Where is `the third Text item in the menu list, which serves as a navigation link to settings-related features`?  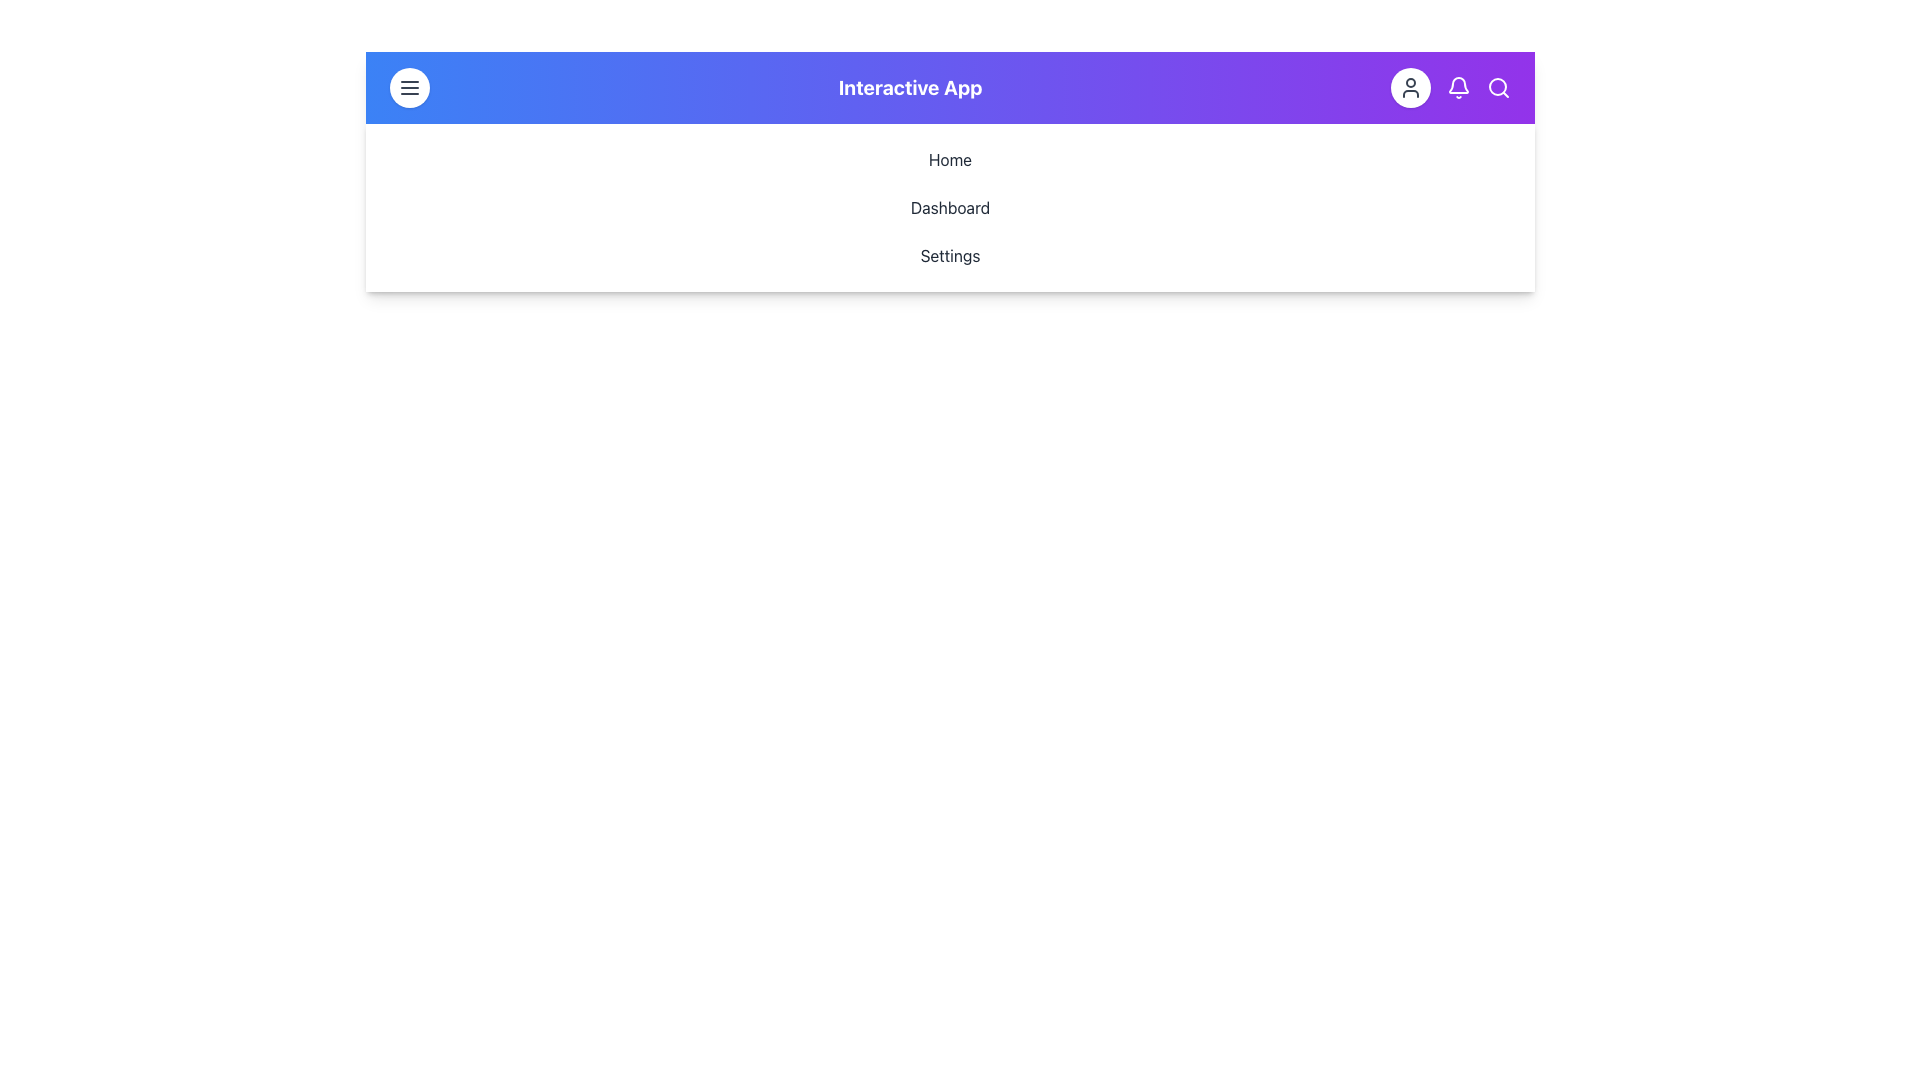 the third Text item in the menu list, which serves as a navigation link to settings-related features is located at coordinates (949, 254).